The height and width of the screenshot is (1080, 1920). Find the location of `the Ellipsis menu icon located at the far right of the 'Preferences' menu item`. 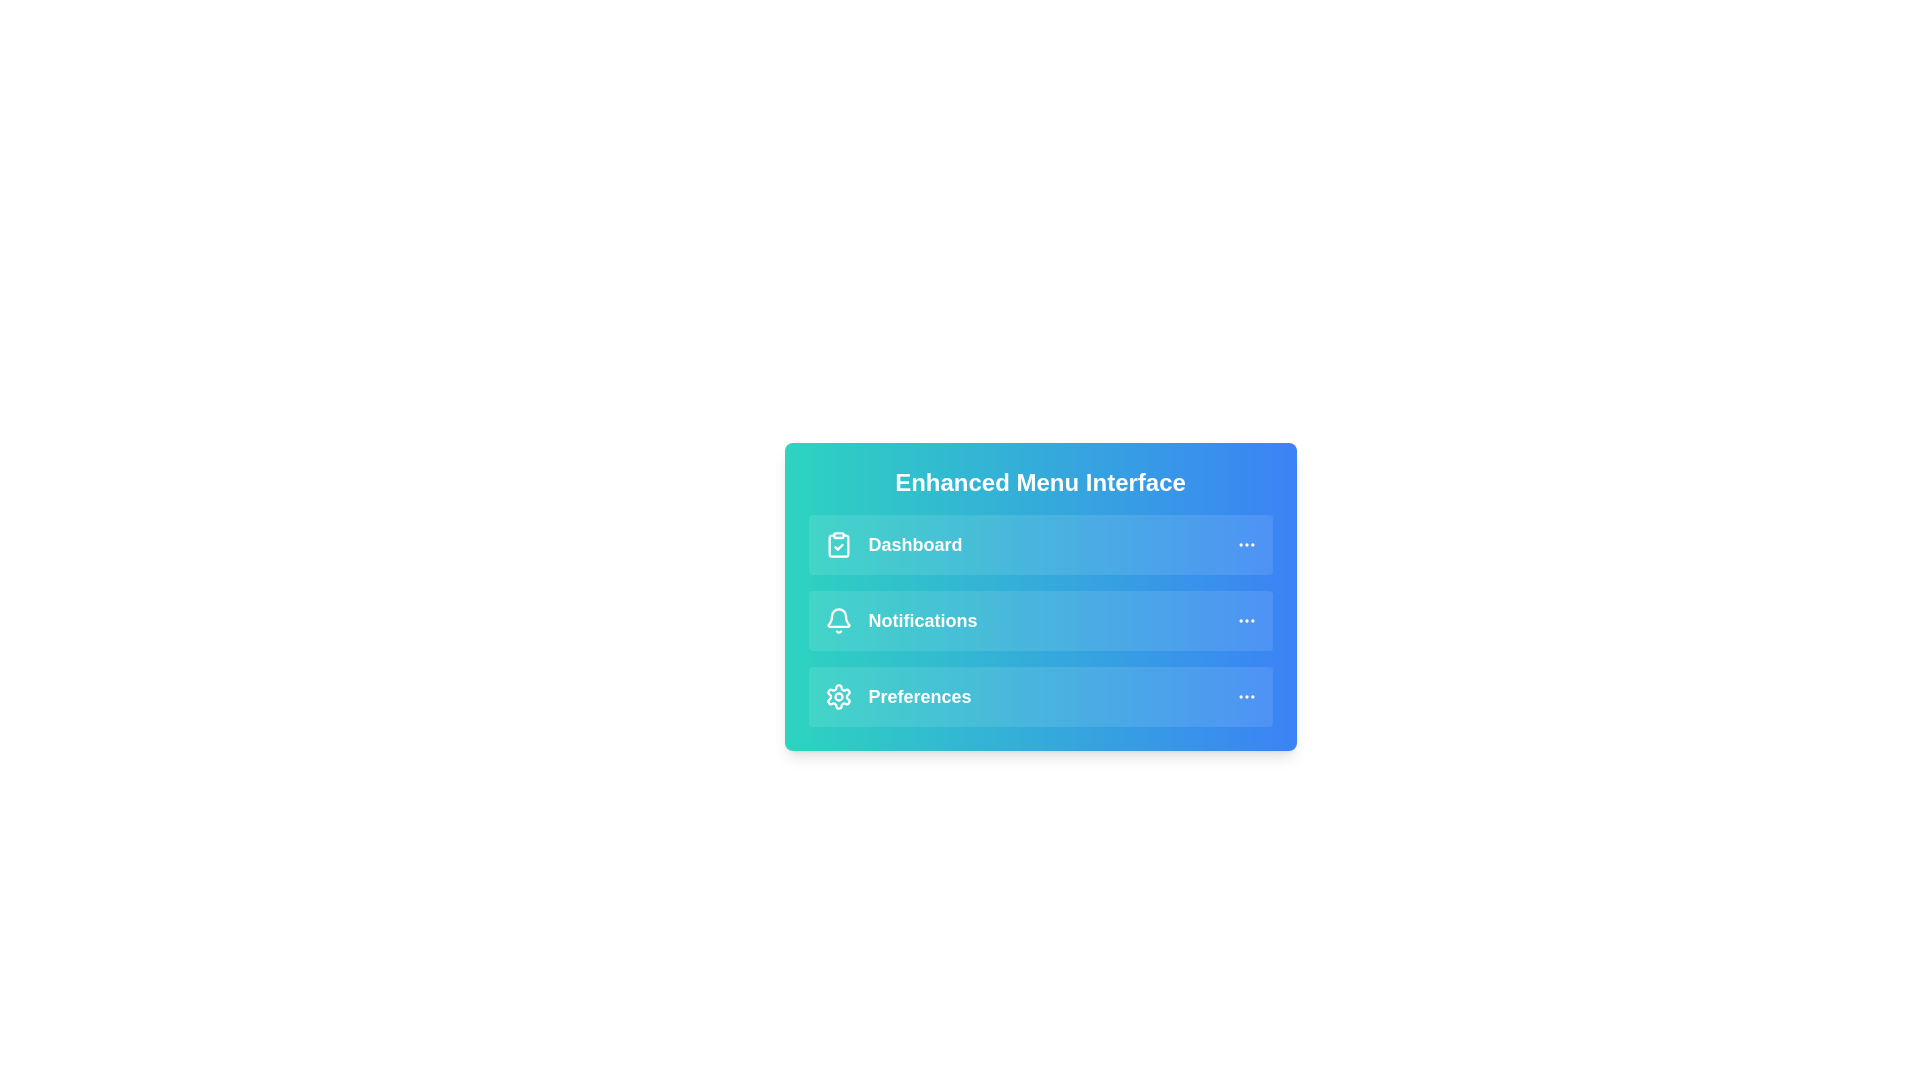

the Ellipsis menu icon located at the far right of the 'Preferences' menu item is located at coordinates (1245, 696).